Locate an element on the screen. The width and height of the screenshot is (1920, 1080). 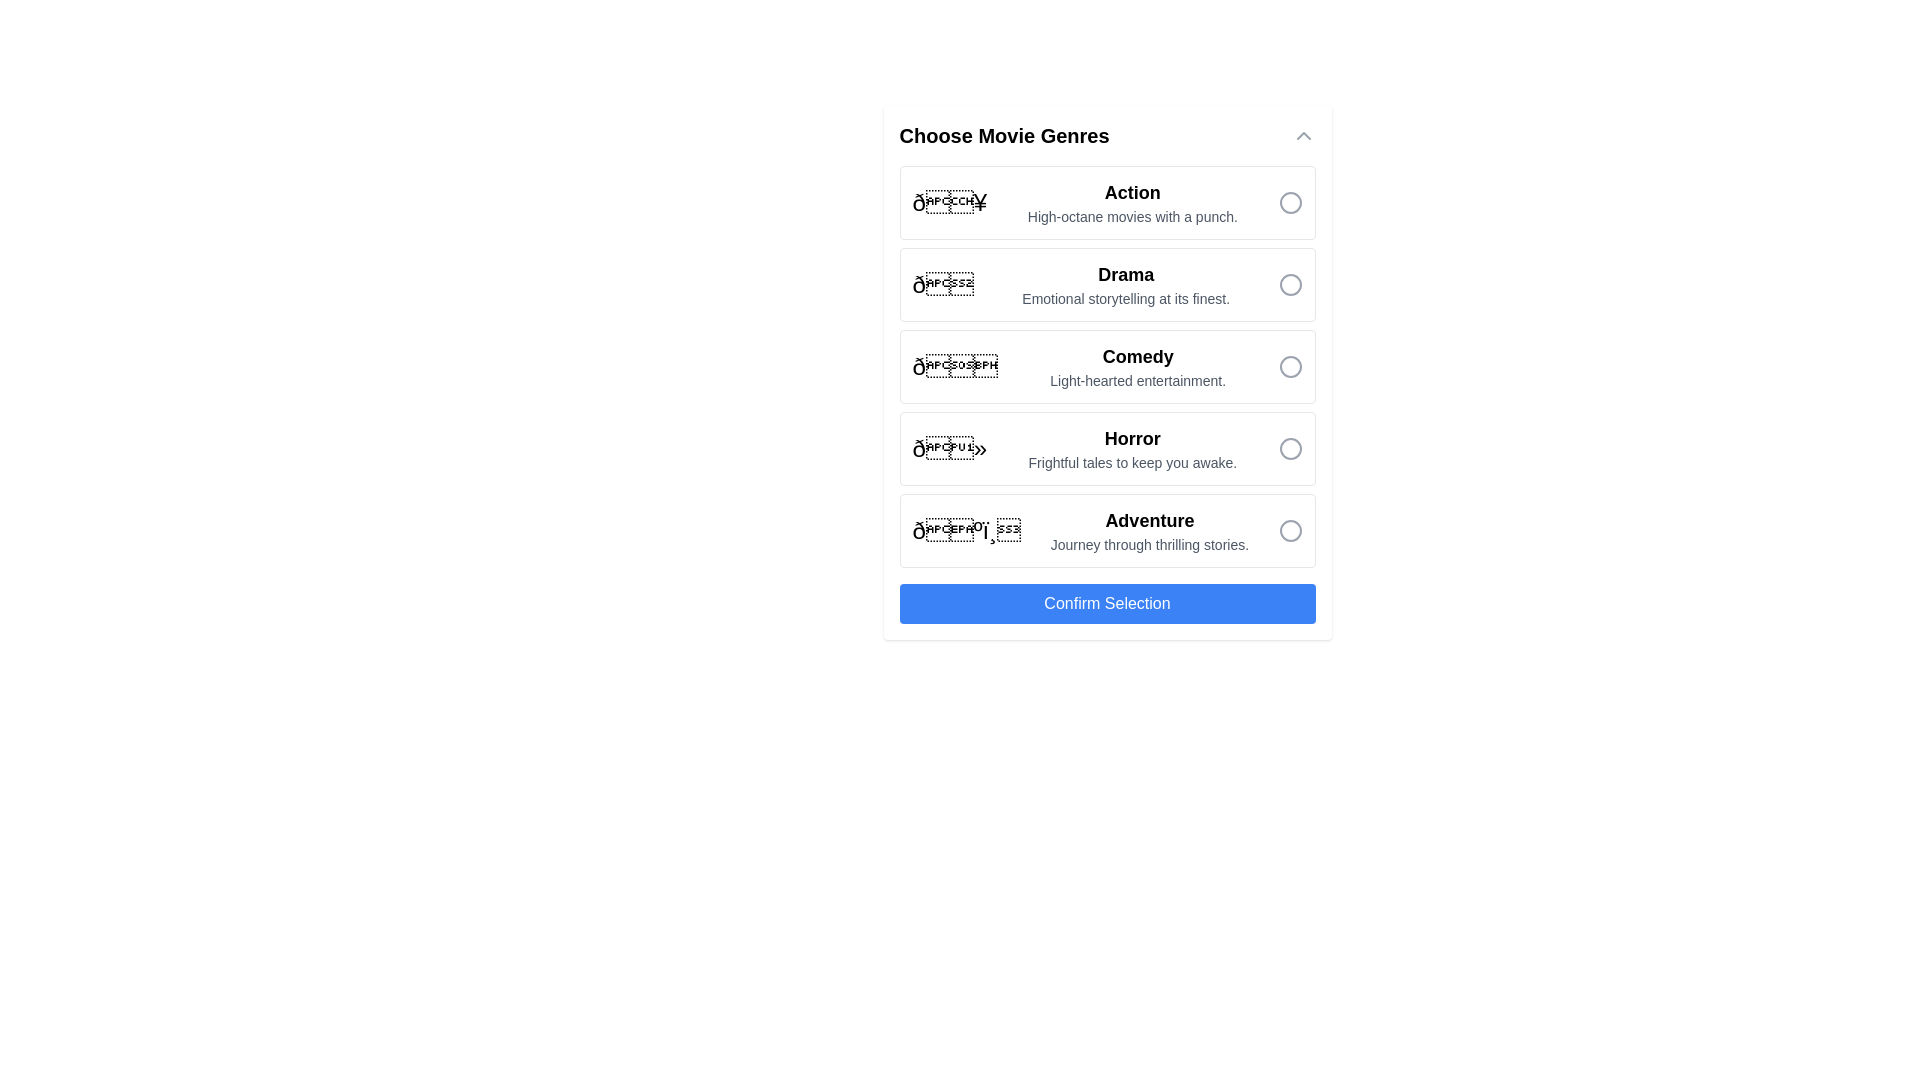
the text label that displays 'Adventure' in bold, large font, located in the fifth row of the 'Choose Movie Genres' section, directly below the 'Horror' genre option is located at coordinates (1149, 530).